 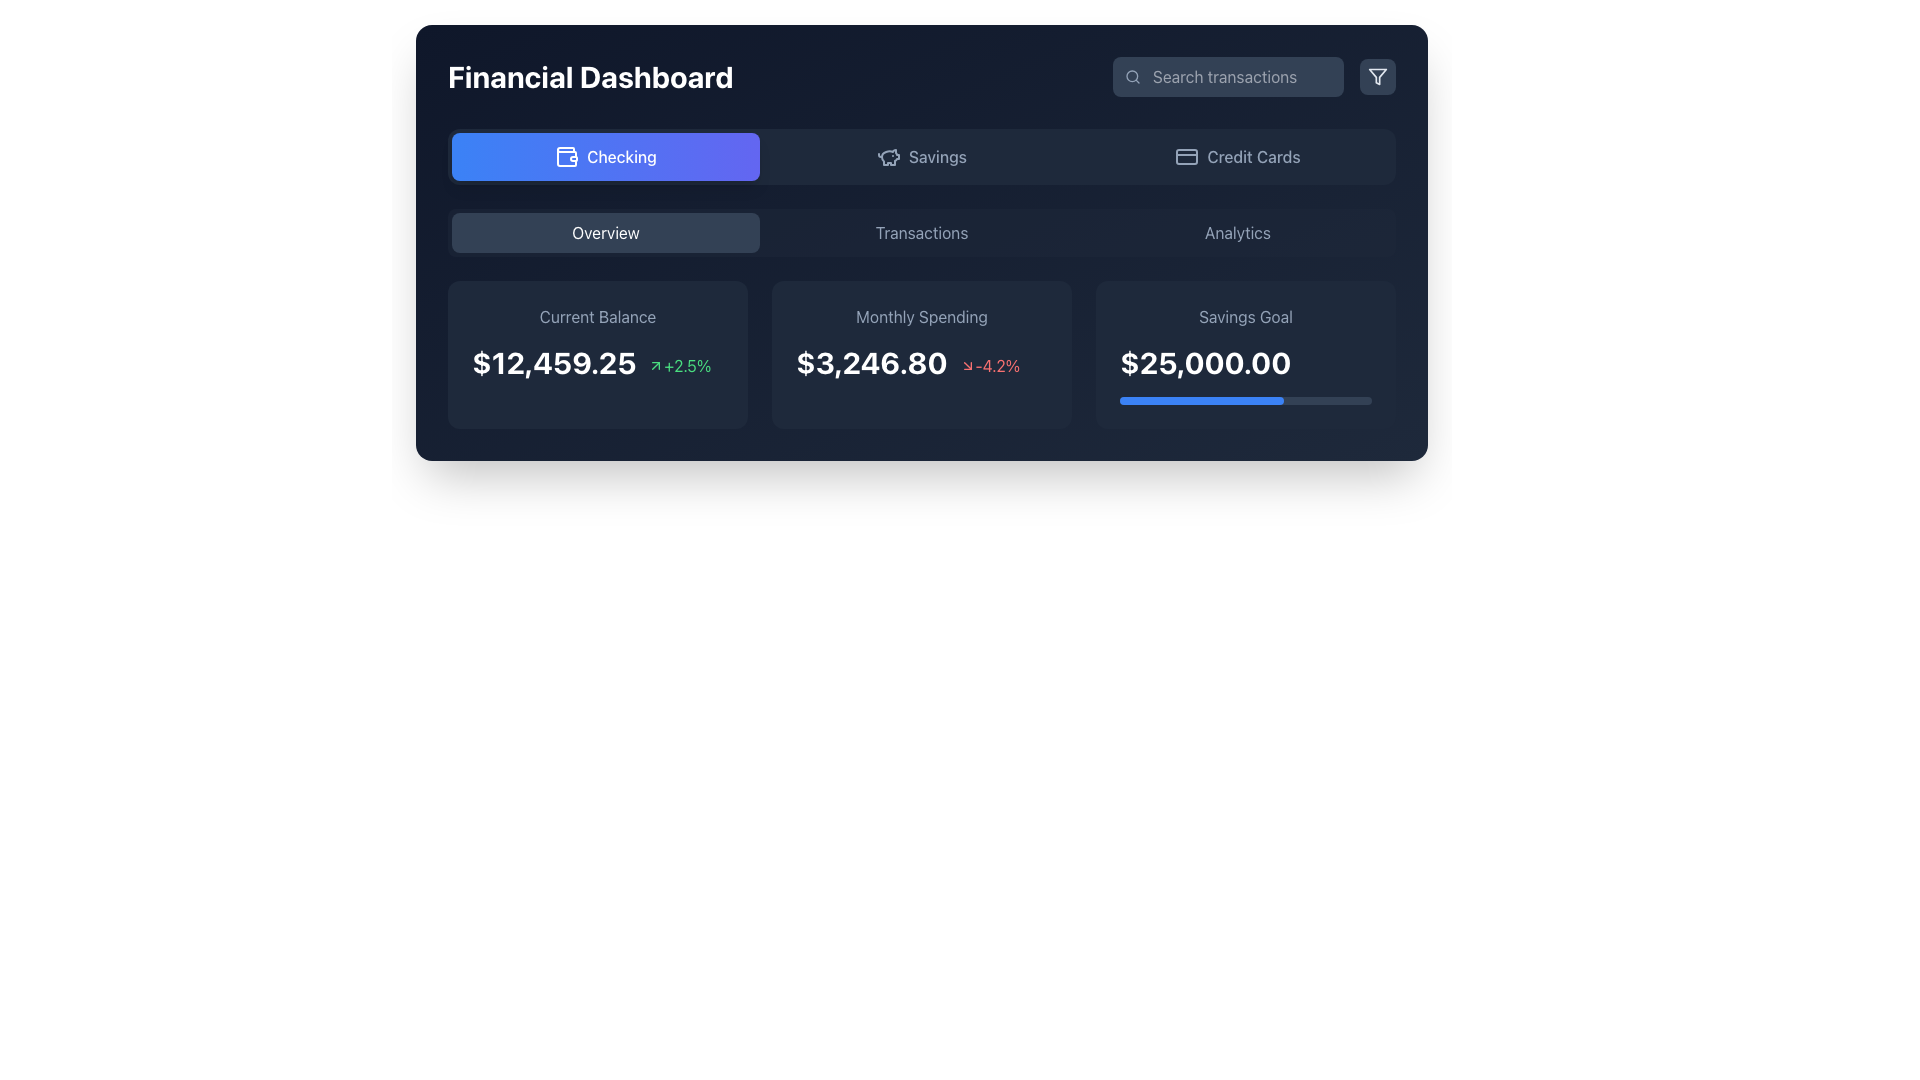 What do you see at coordinates (989, 366) in the screenshot?
I see `the decorated text with an icon indicating a negative percentage change, located to the right of the text '$3,246.80' in the 'Monthly Spending' section` at bounding box center [989, 366].